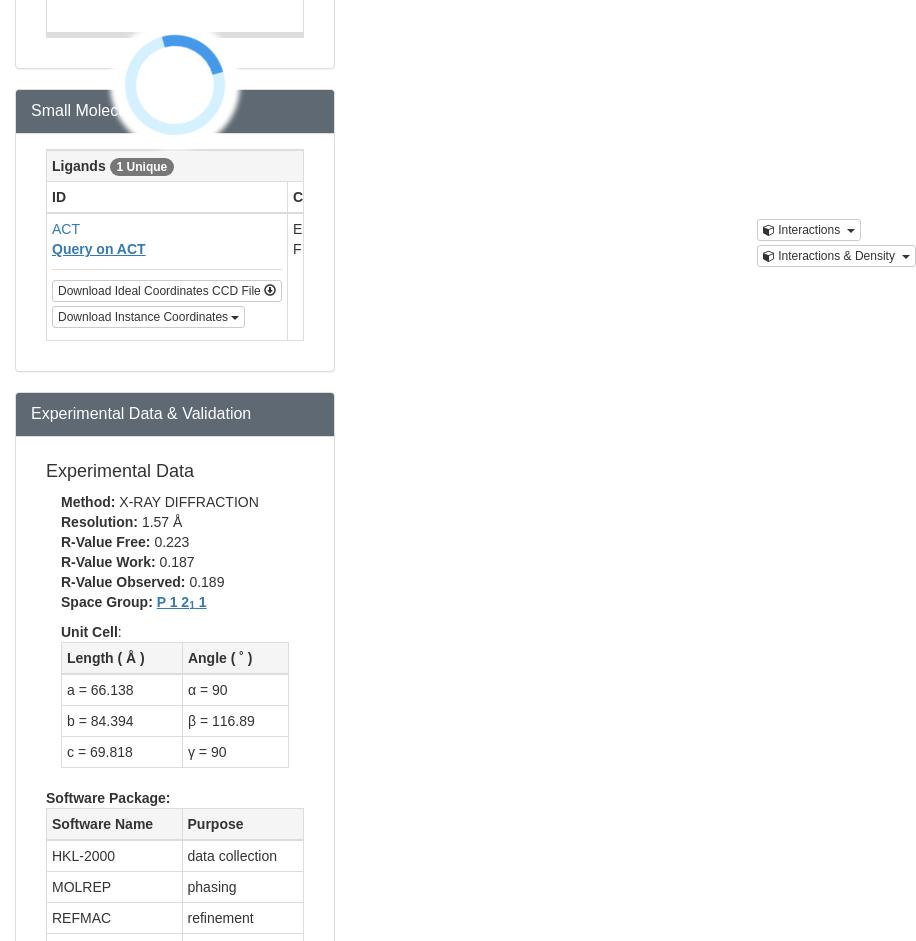  Describe the element at coordinates (161, 290) in the screenshot. I see `'Download Ideal Coordinates CCD File'` at that location.